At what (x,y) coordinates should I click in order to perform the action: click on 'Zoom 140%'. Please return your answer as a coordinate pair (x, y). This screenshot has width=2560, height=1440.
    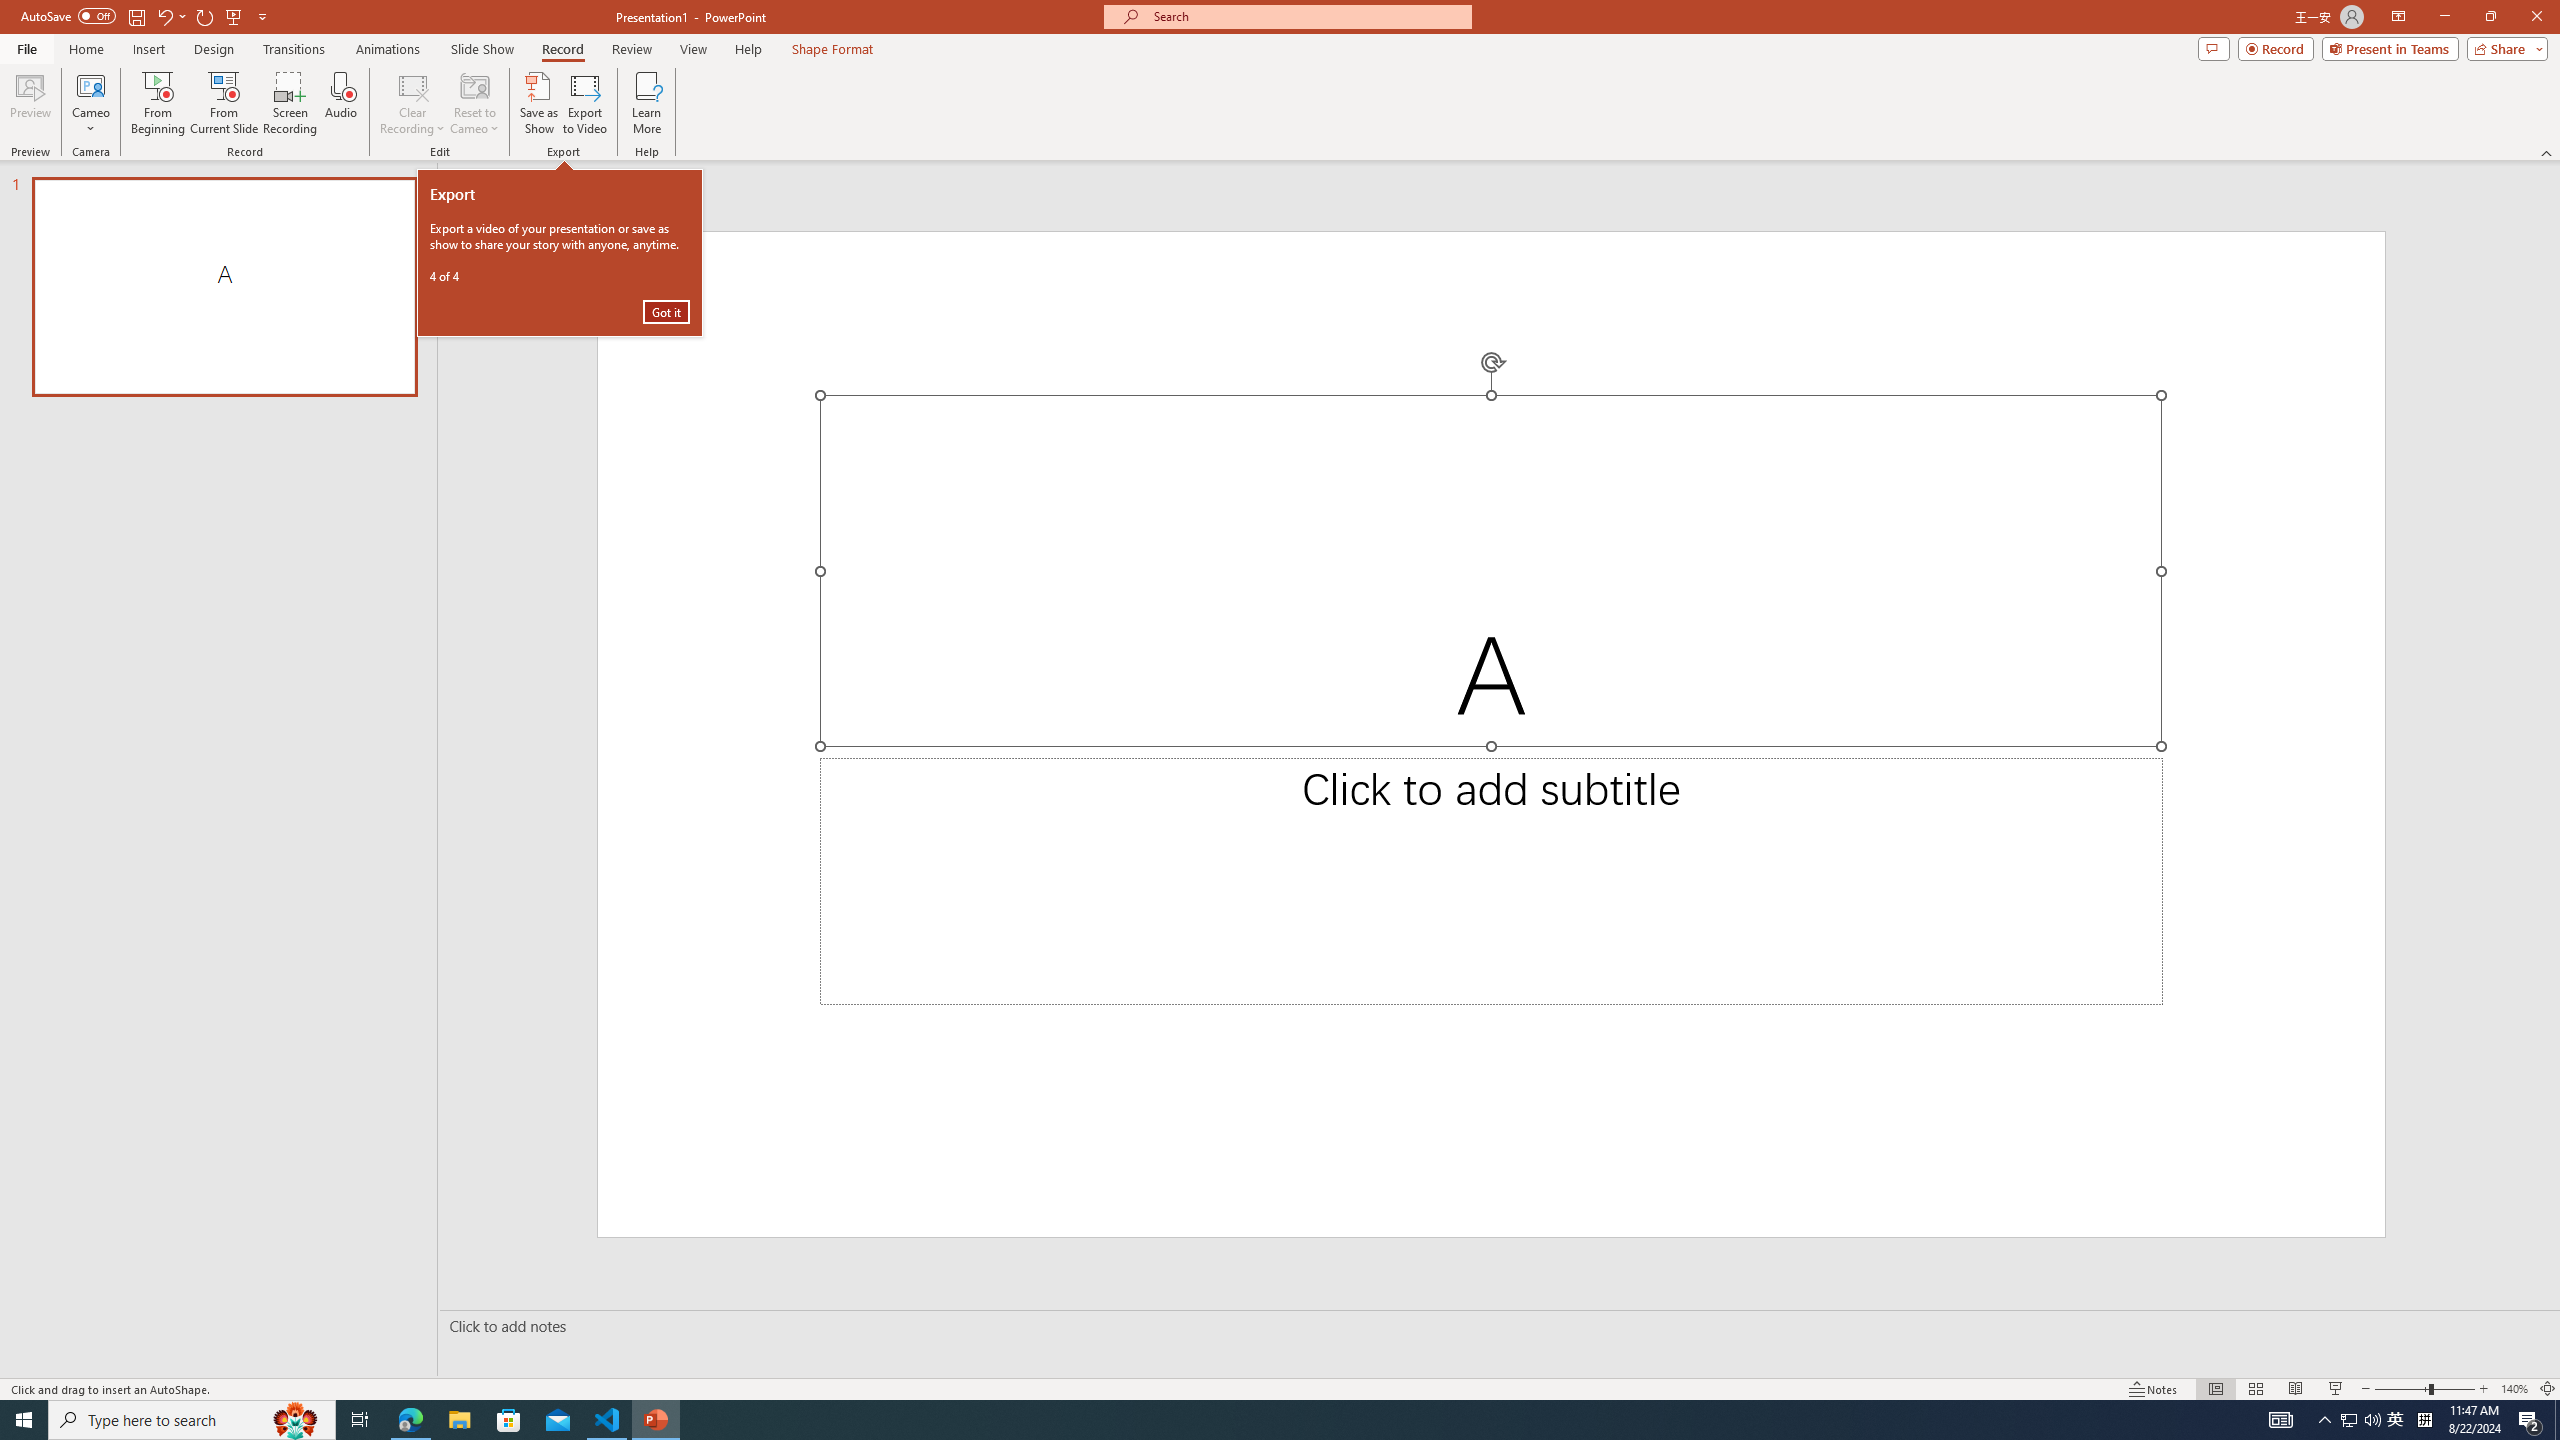
    Looking at the image, I should click on (2515, 1389).